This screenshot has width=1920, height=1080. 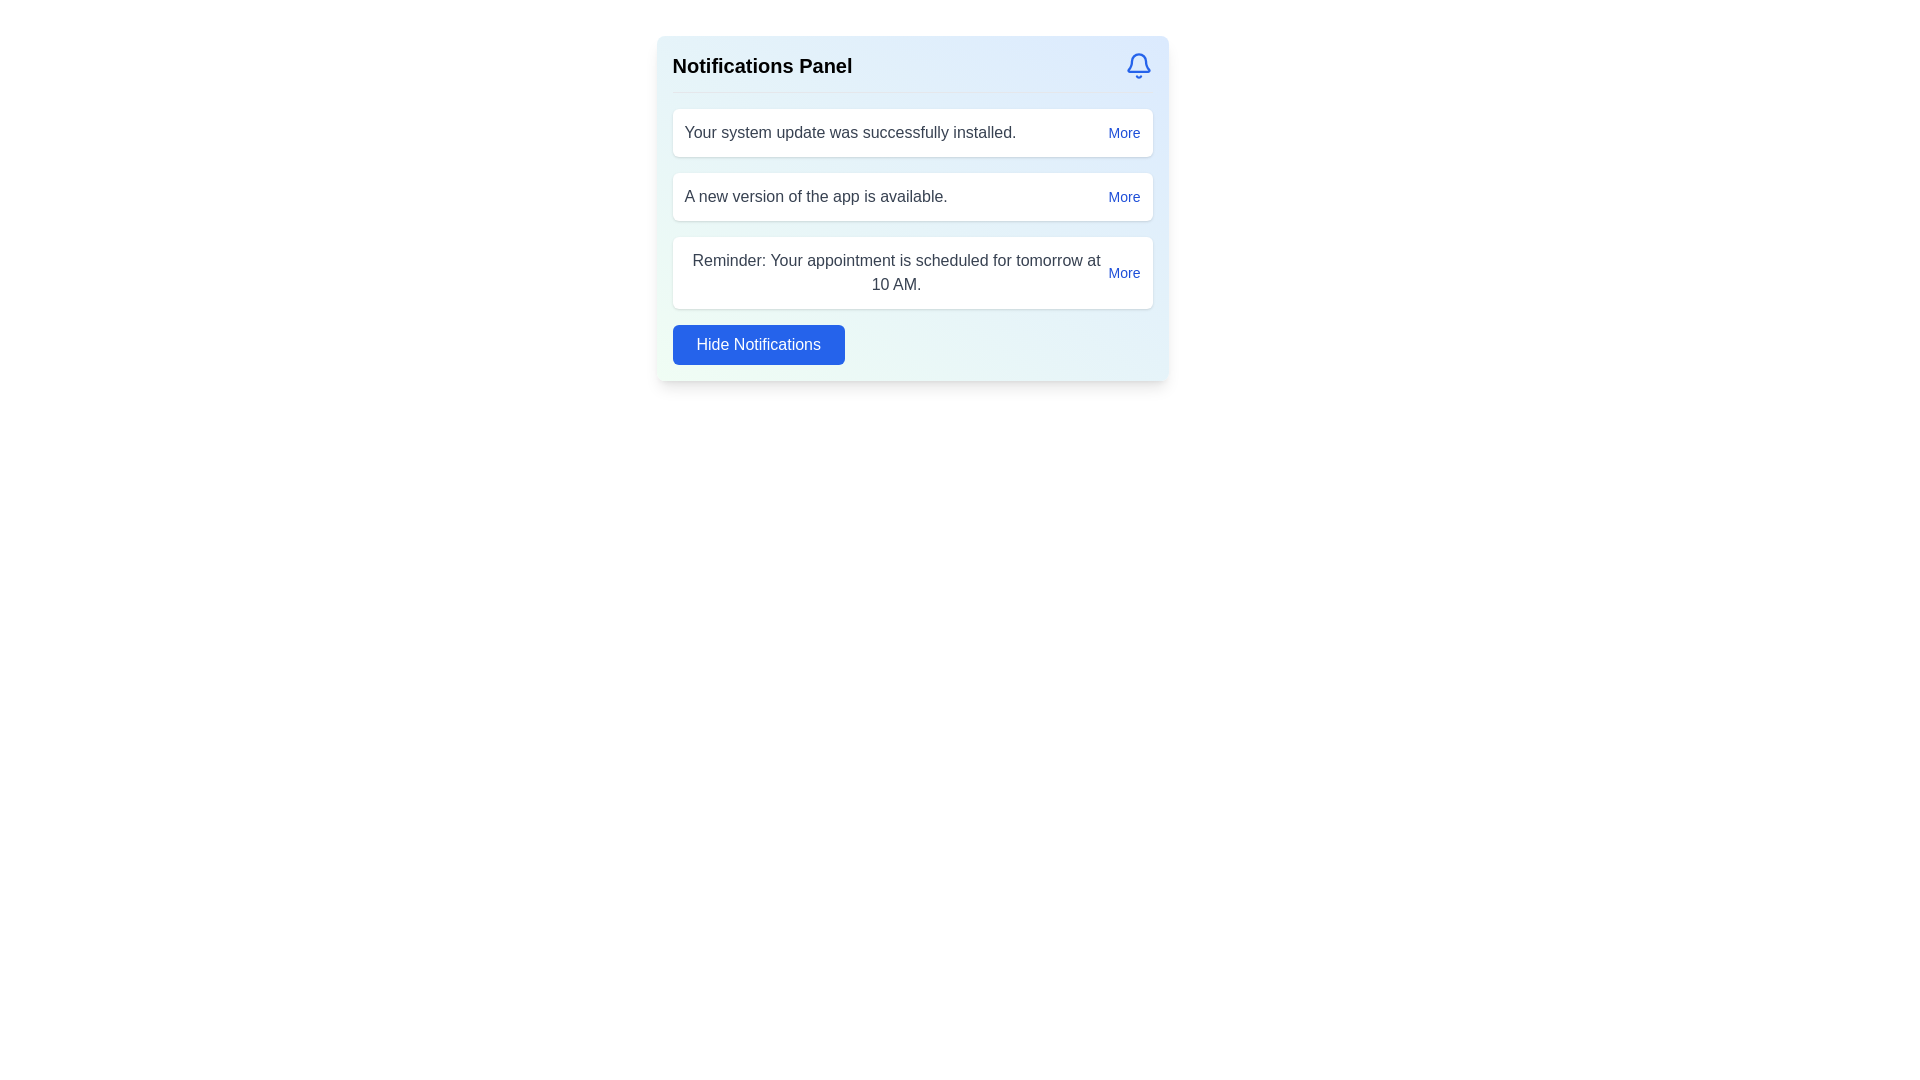 What do you see at coordinates (1124, 196) in the screenshot?
I see `the link or button in the top-right corner of the second notification card to access more details` at bounding box center [1124, 196].